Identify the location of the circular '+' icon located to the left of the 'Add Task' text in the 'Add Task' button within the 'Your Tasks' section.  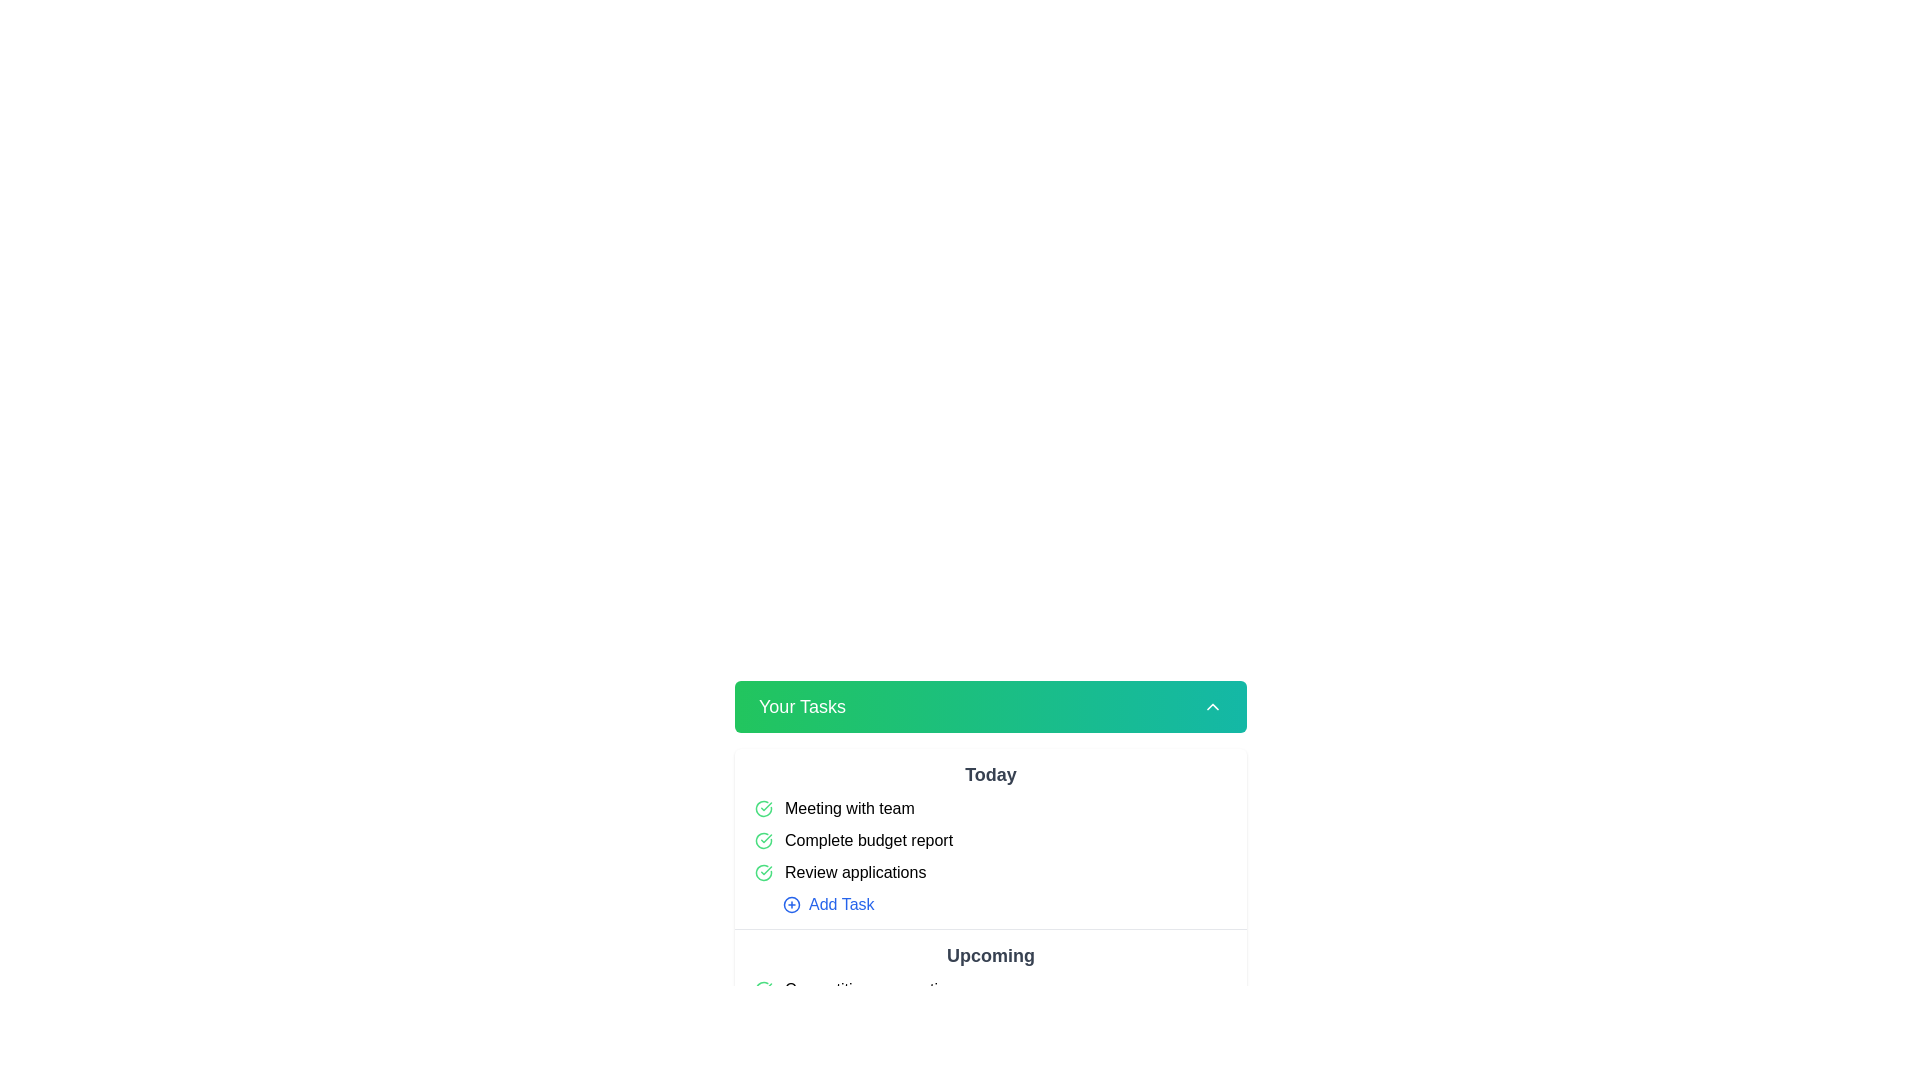
(791, 905).